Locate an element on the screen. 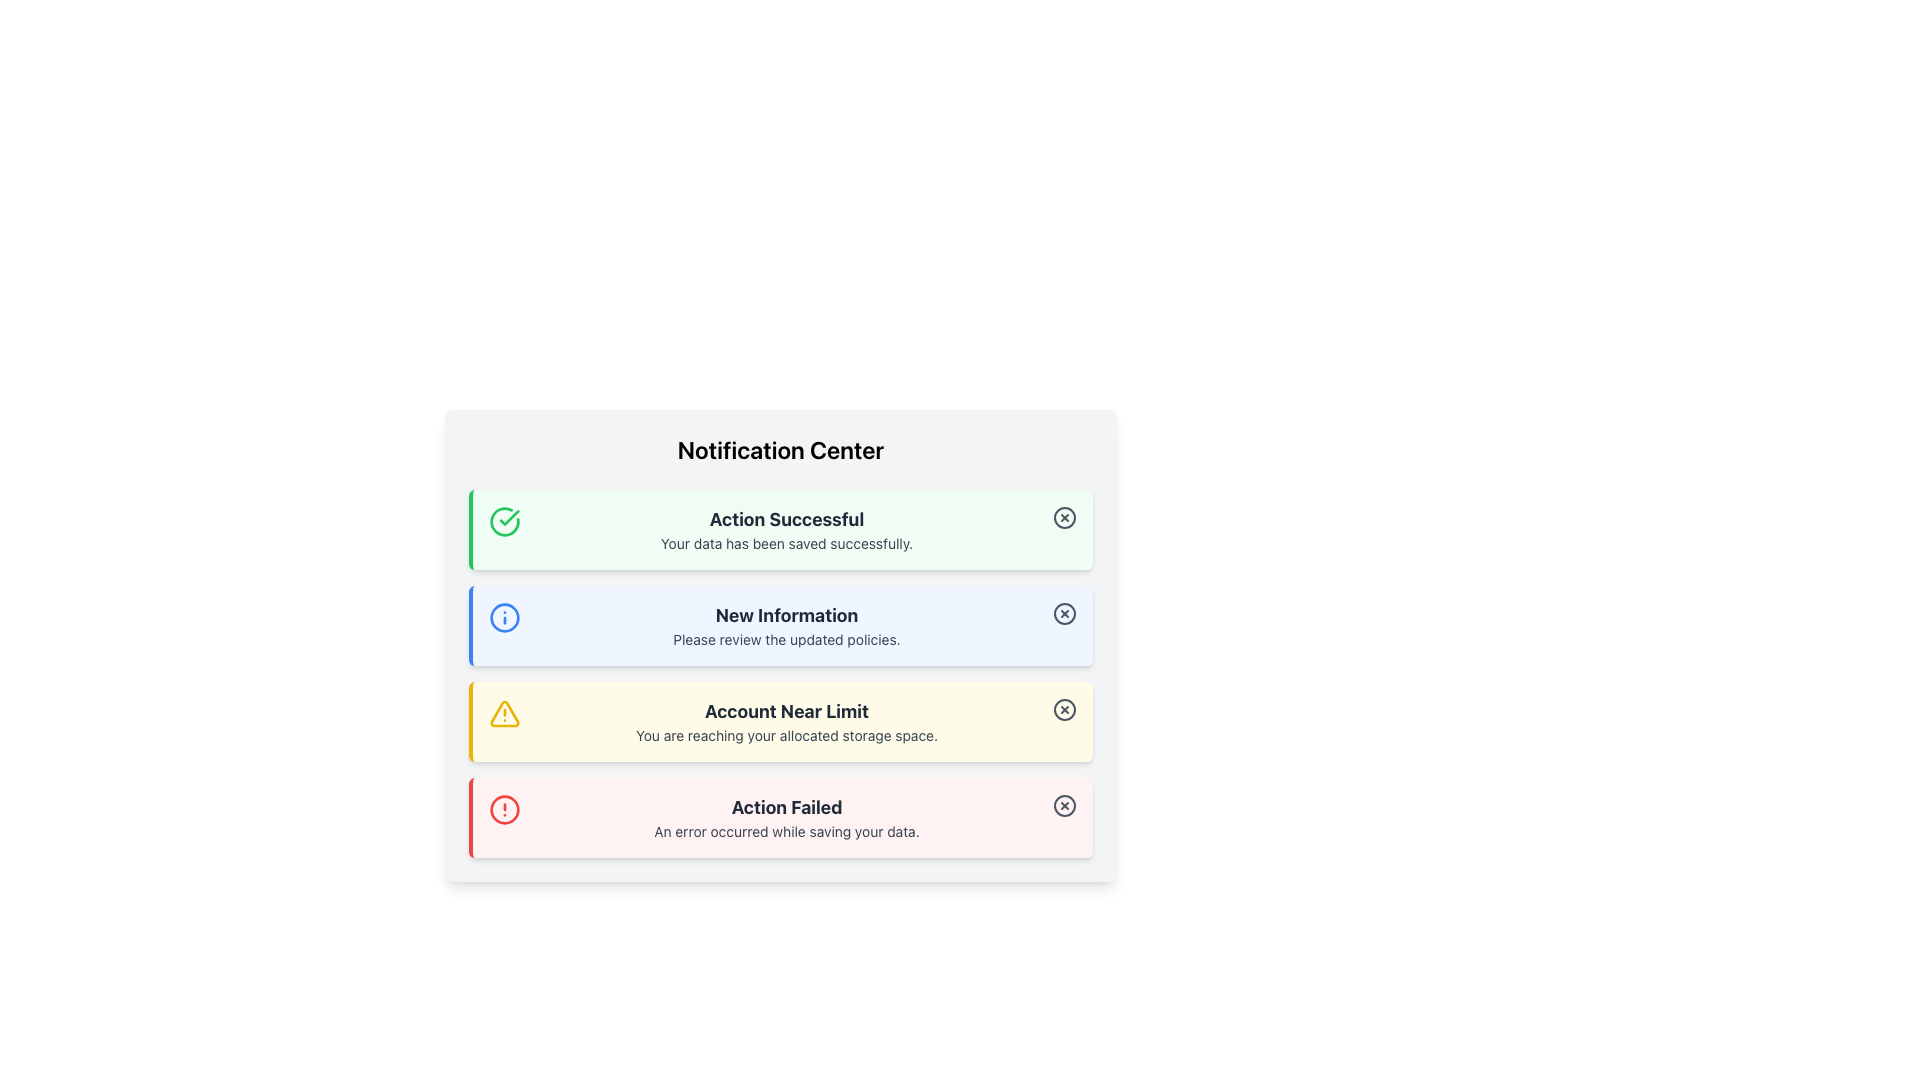 The height and width of the screenshot is (1080, 1920). the warning icon in the 'Account Near Limit' notification located in the Notification Center, which is the first icon on the left side of the notification item is located at coordinates (504, 712).